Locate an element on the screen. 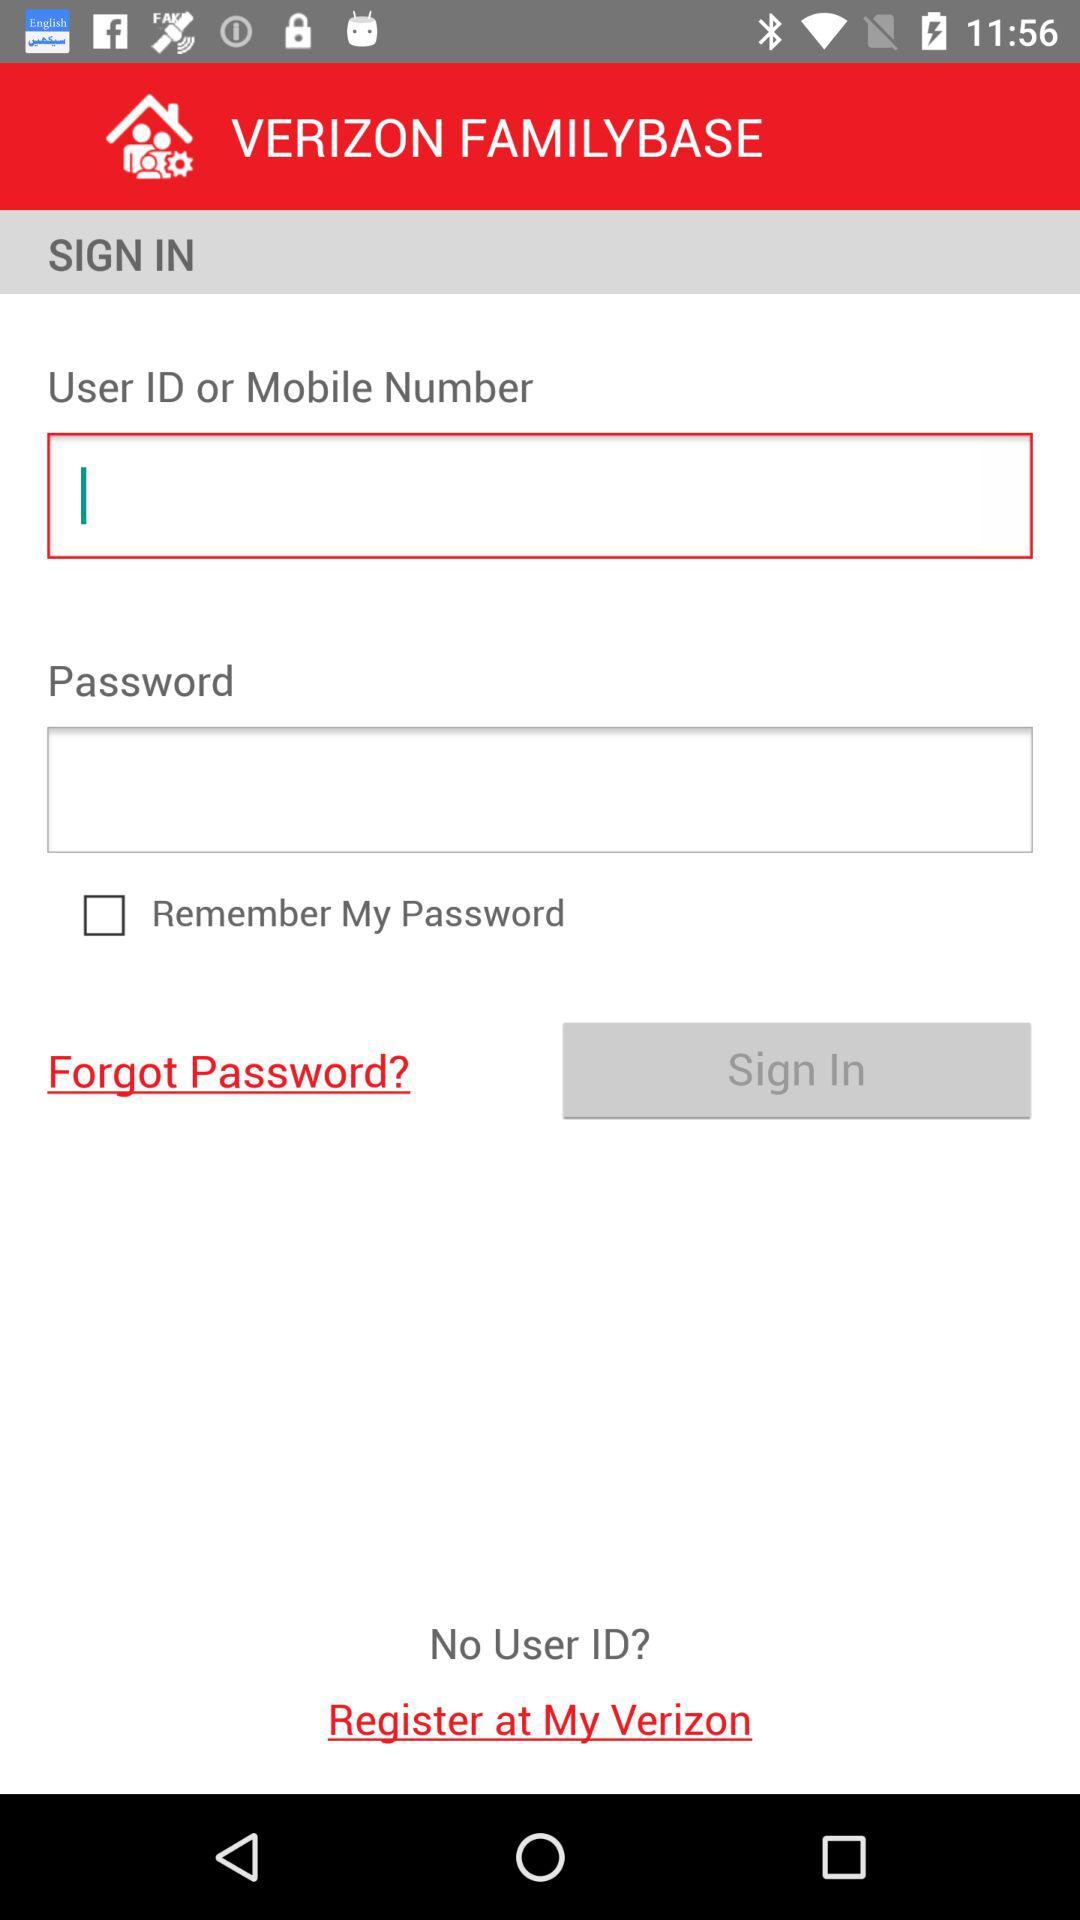 The width and height of the screenshot is (1080, 1920). the icon below the no user id? icon is located at coordinates (540, 1707).